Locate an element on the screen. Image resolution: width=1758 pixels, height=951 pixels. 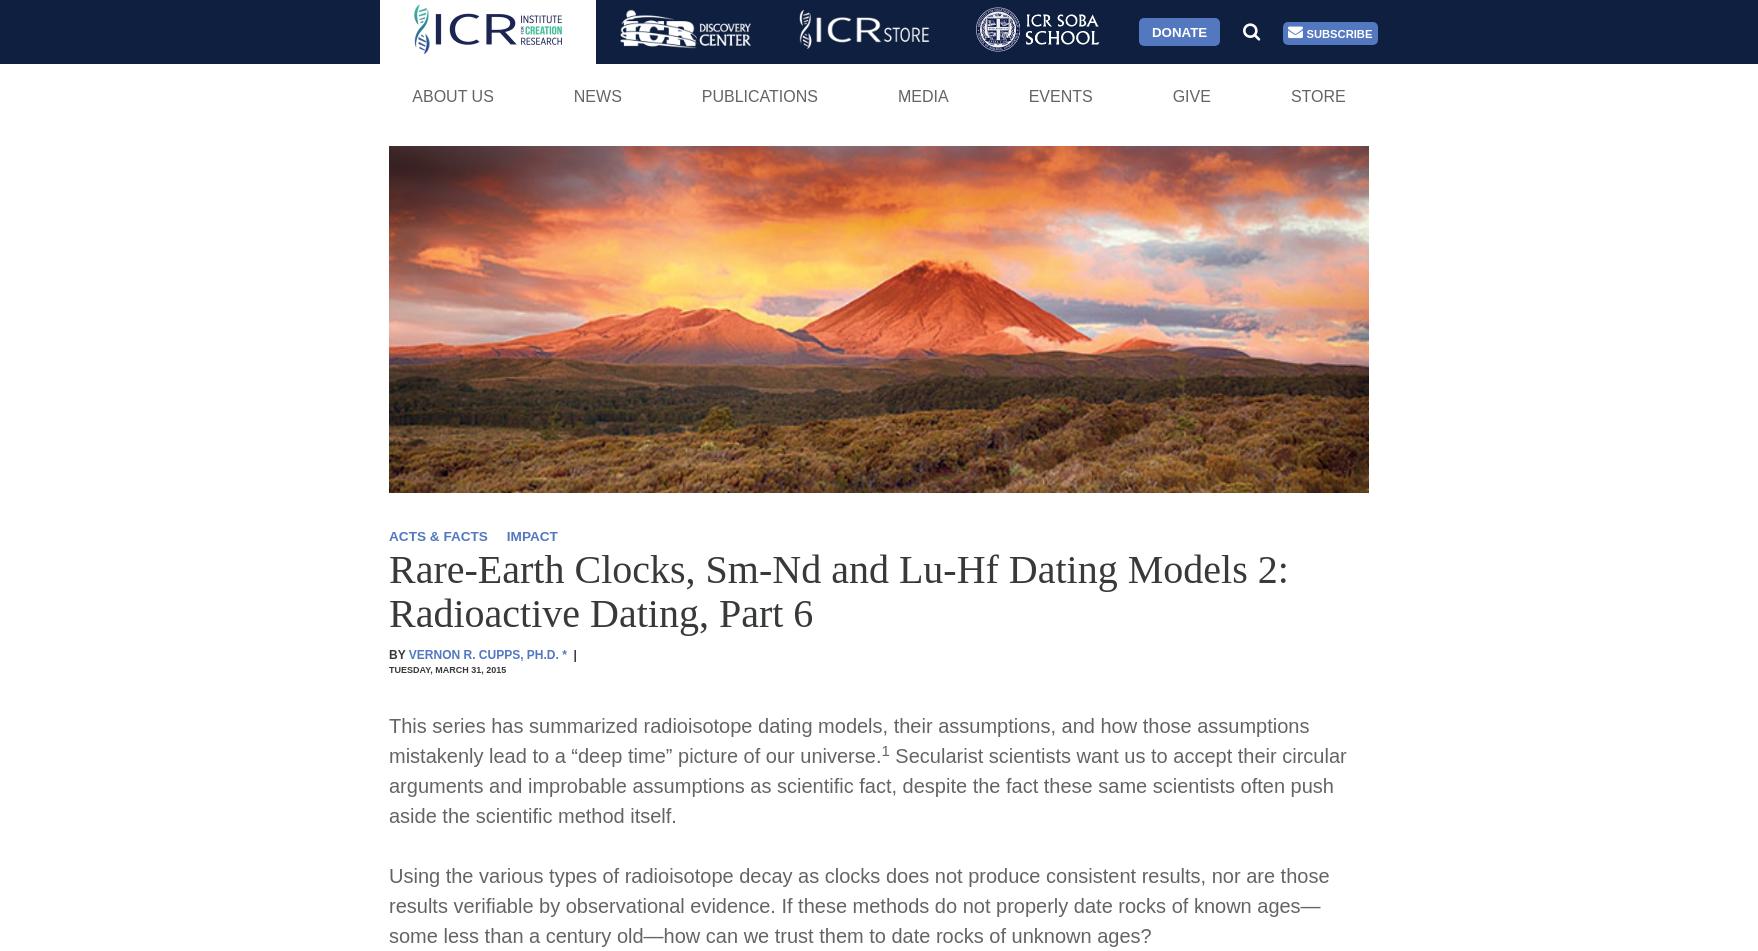
'Events' is located at coordinates (1027, 95).